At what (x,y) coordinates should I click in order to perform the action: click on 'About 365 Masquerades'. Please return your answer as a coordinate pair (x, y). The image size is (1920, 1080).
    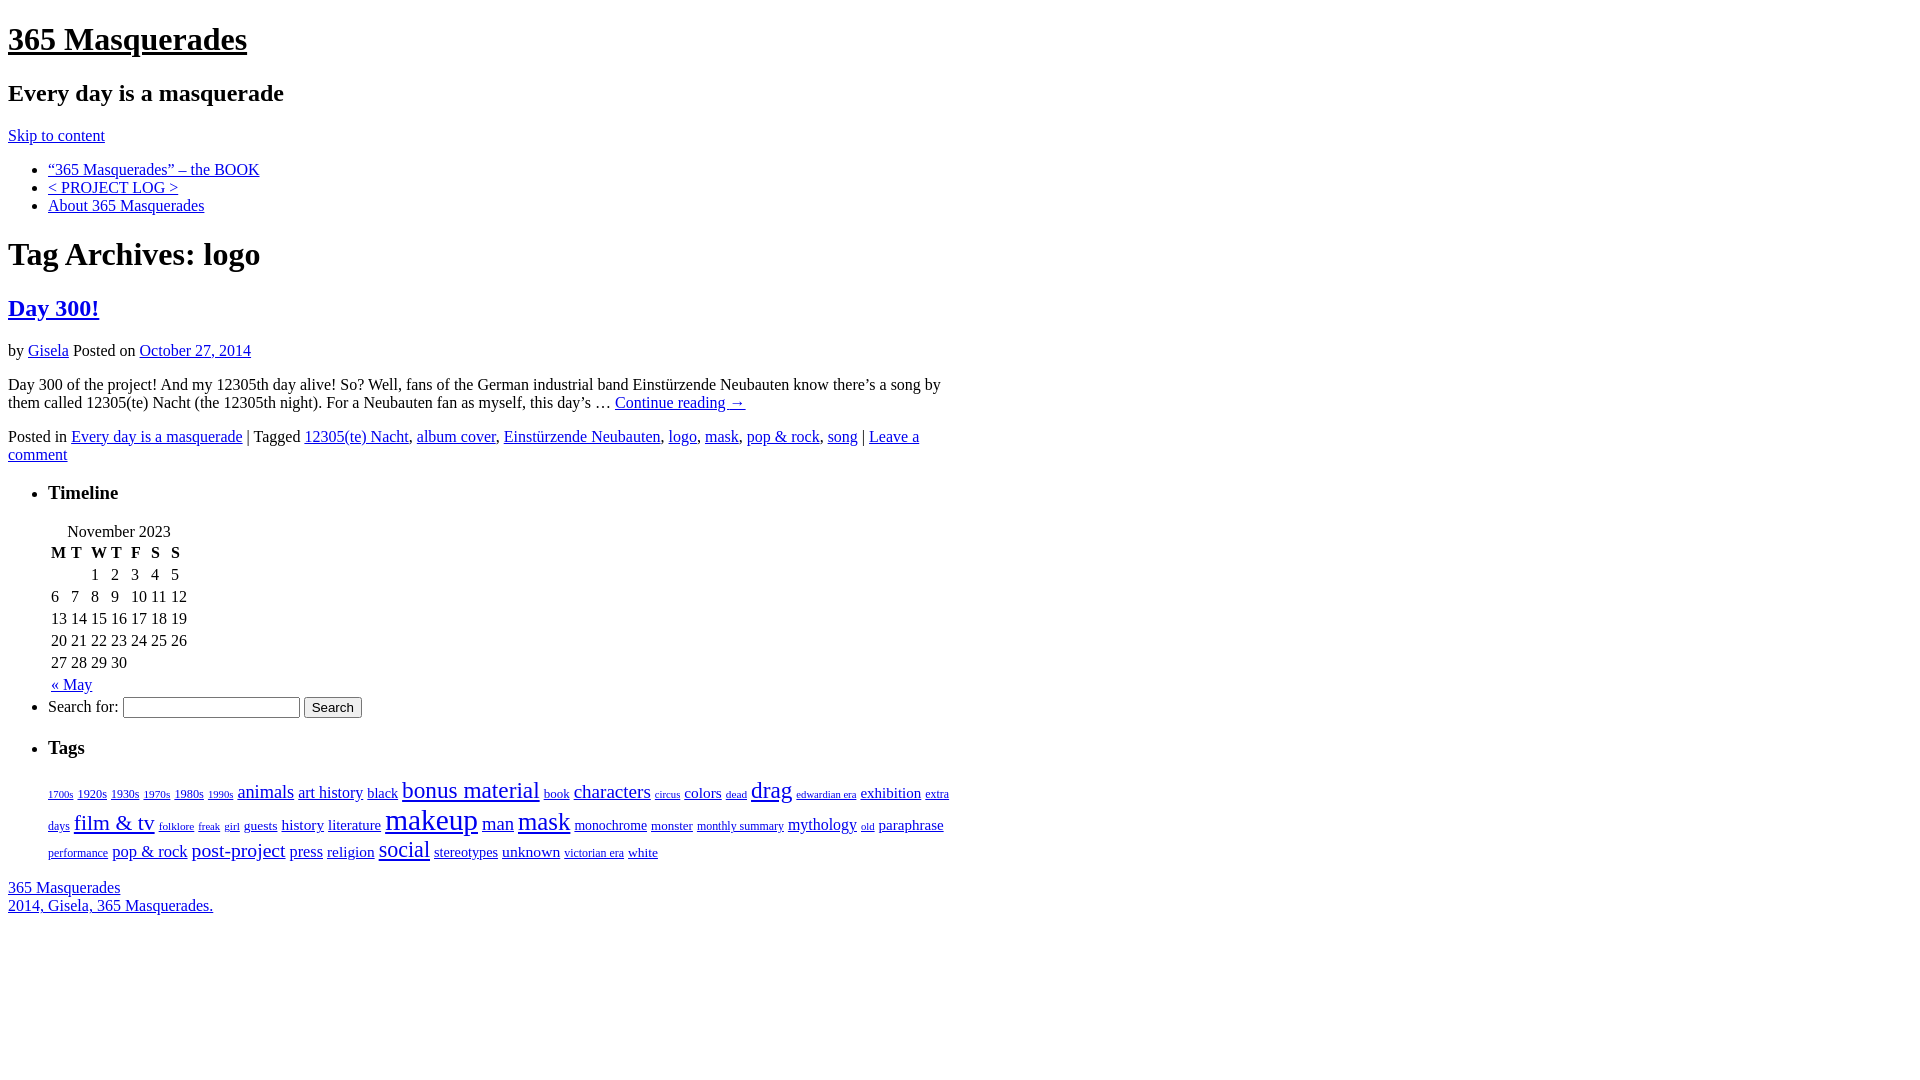
    Looking at the image, I should click on (124, 205).